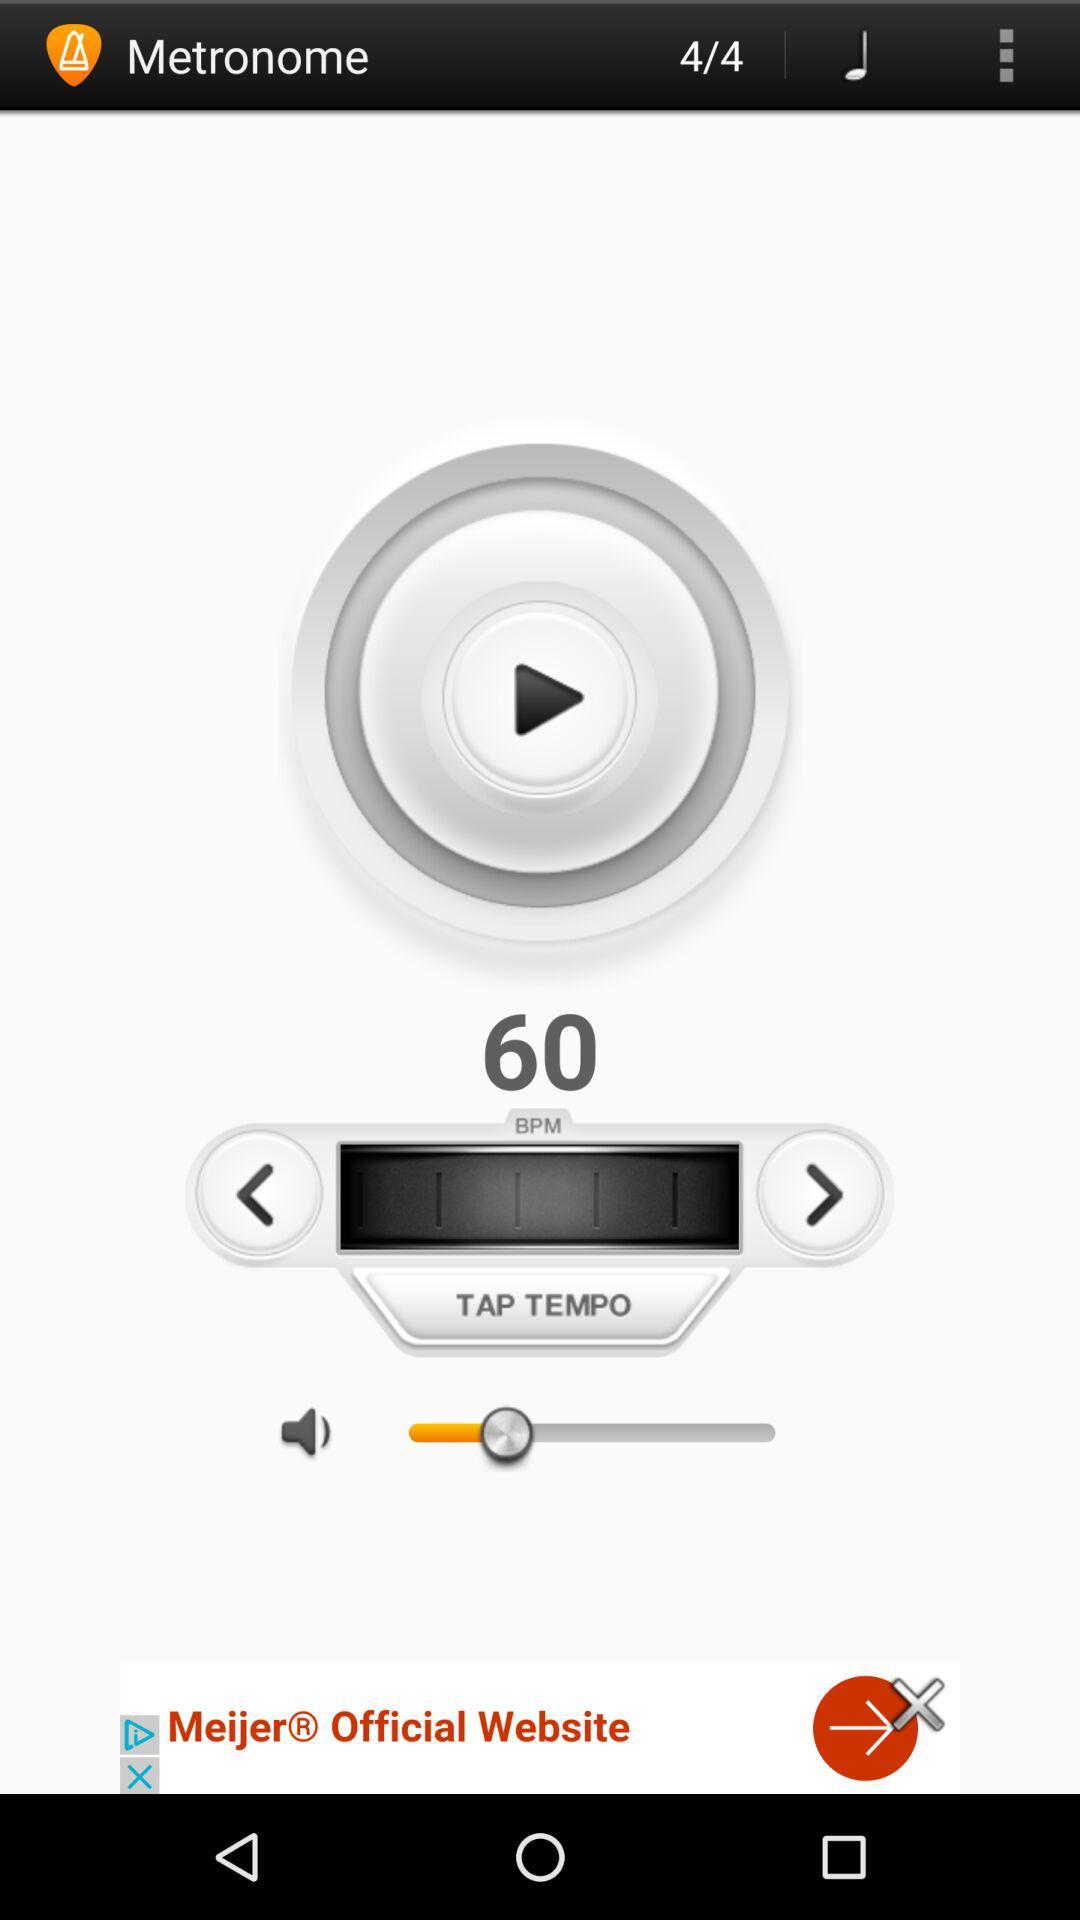  Describe the element at coordinates (258, 1195) in the screenshot. I see `decrease bpm` at that location.